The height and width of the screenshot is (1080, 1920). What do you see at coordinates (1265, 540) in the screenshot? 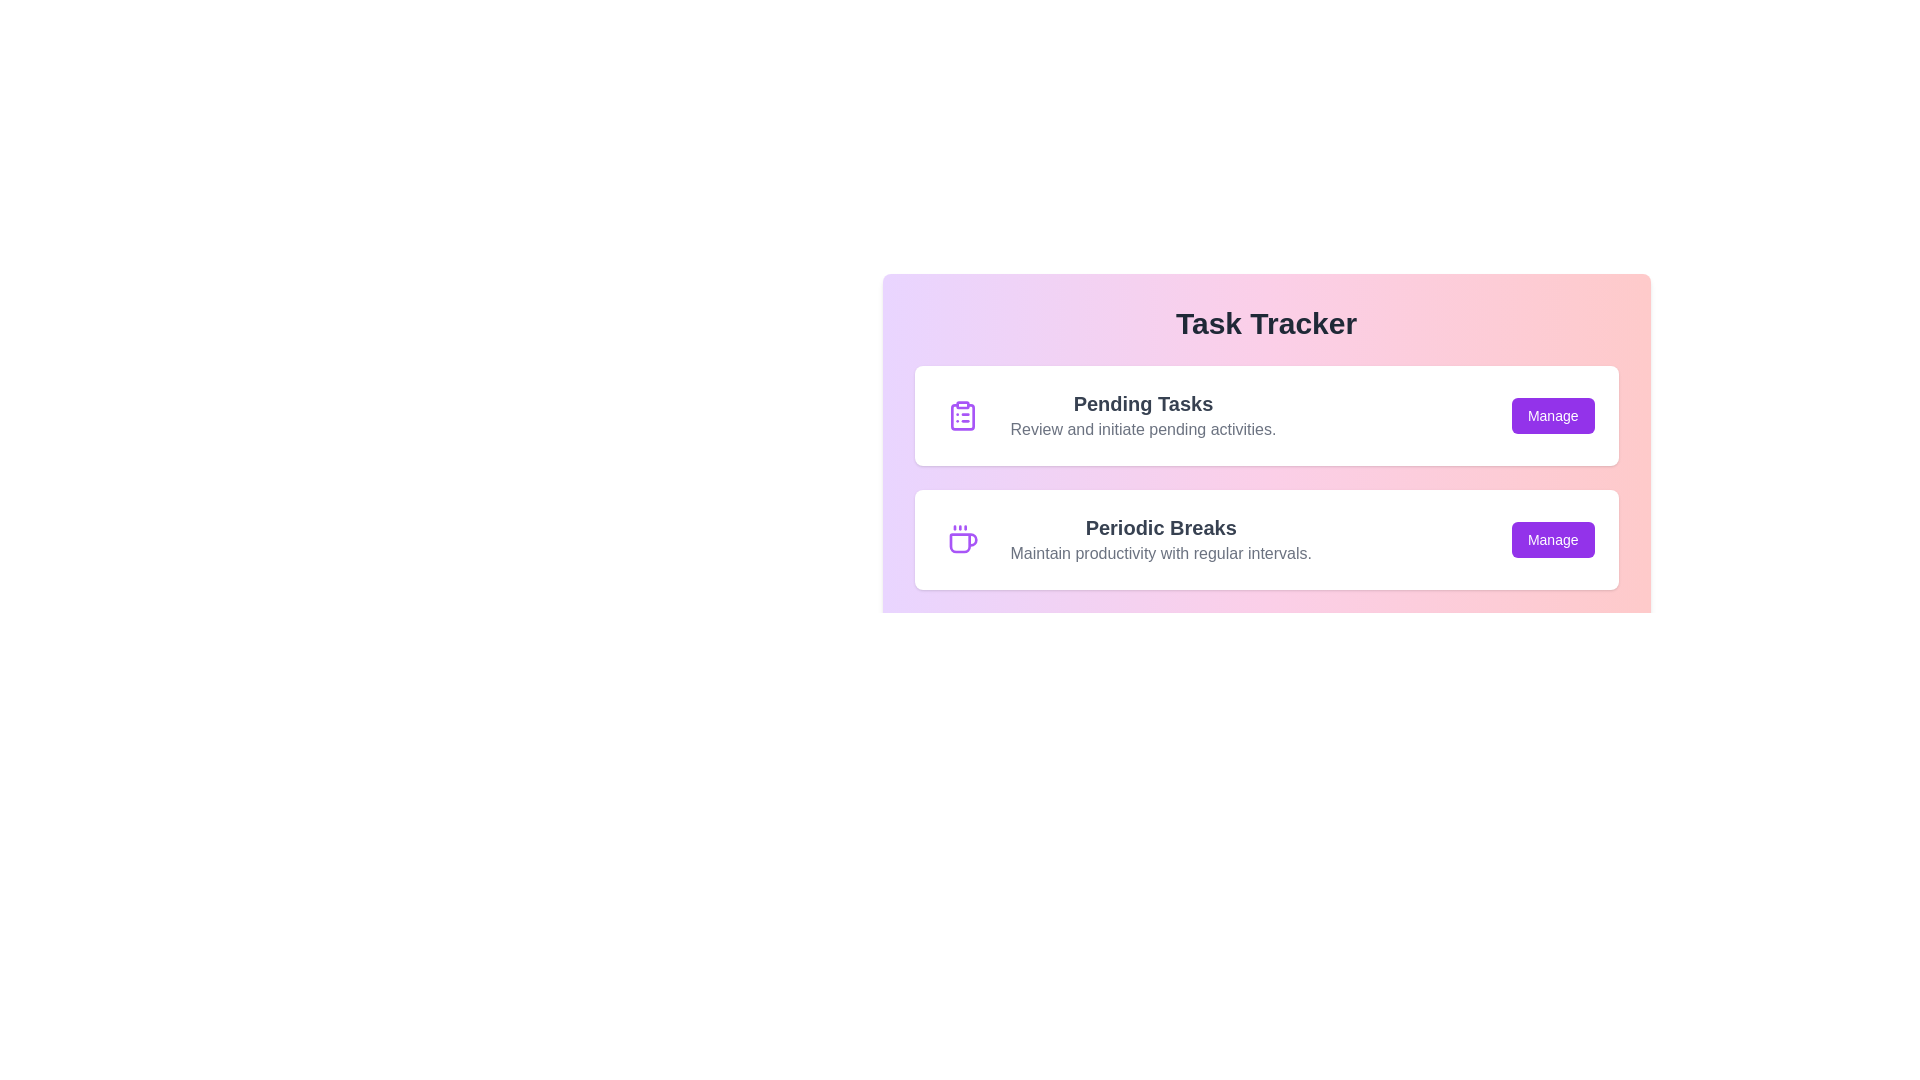
I see `the task item Periodic Breaks to observe its hover effect` at bounding box center [1265, 540].